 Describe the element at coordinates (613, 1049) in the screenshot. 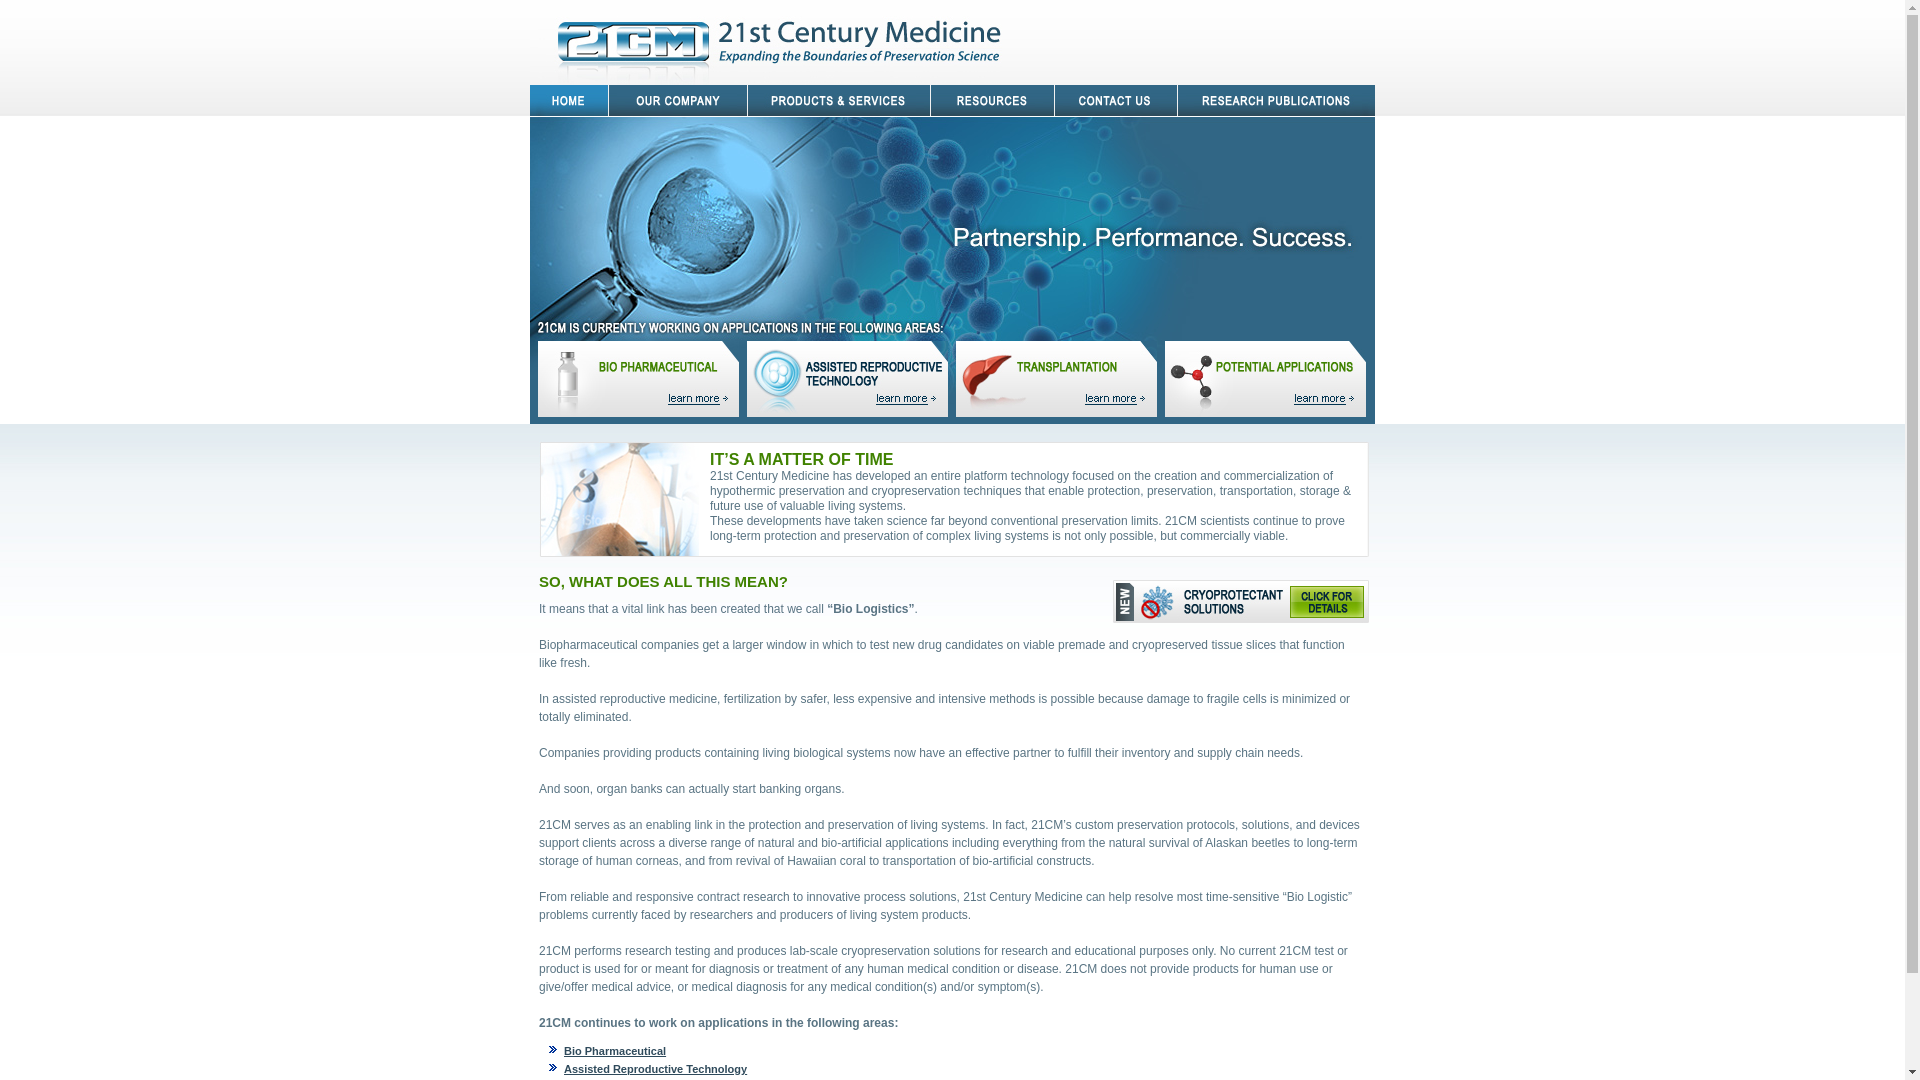

I see `'Bio Pharmaceutical'` at that location.